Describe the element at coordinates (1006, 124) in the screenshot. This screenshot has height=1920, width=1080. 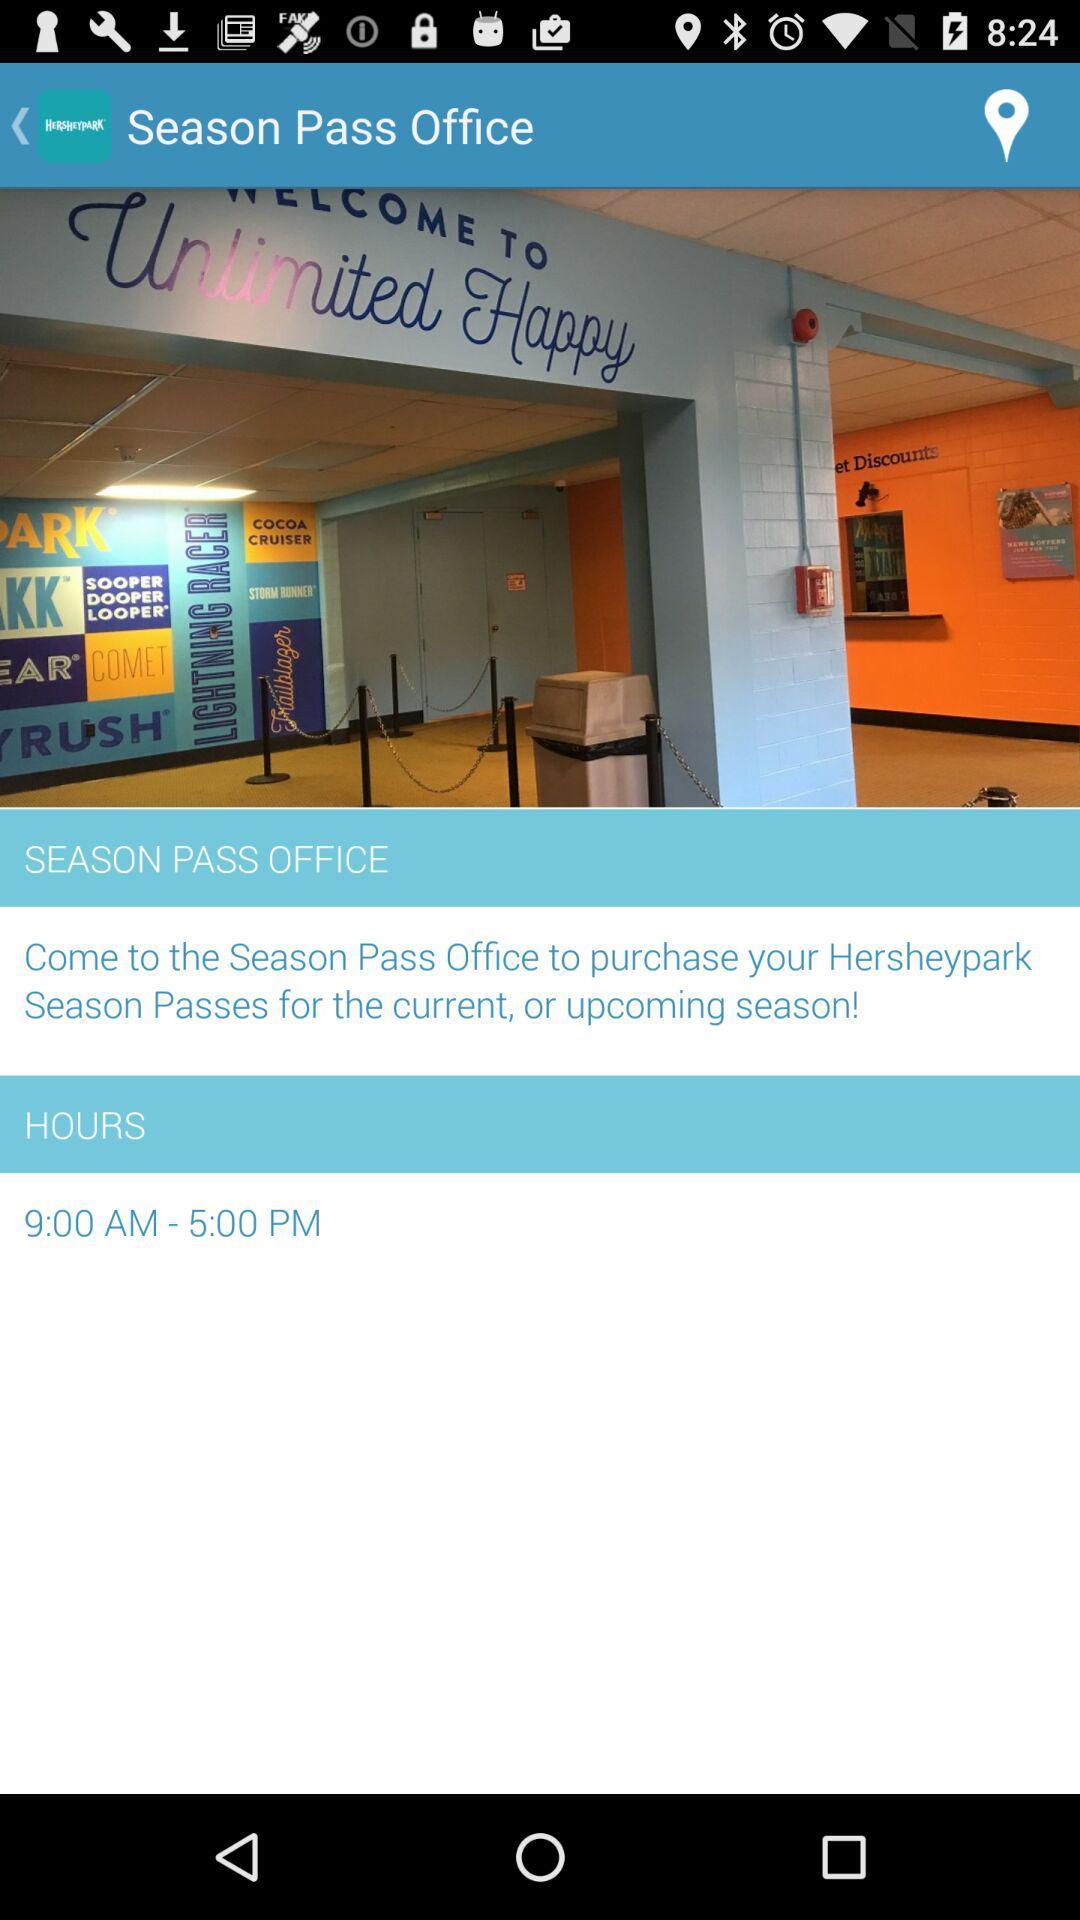
I see `app to the right of the season pass office app` at that location.